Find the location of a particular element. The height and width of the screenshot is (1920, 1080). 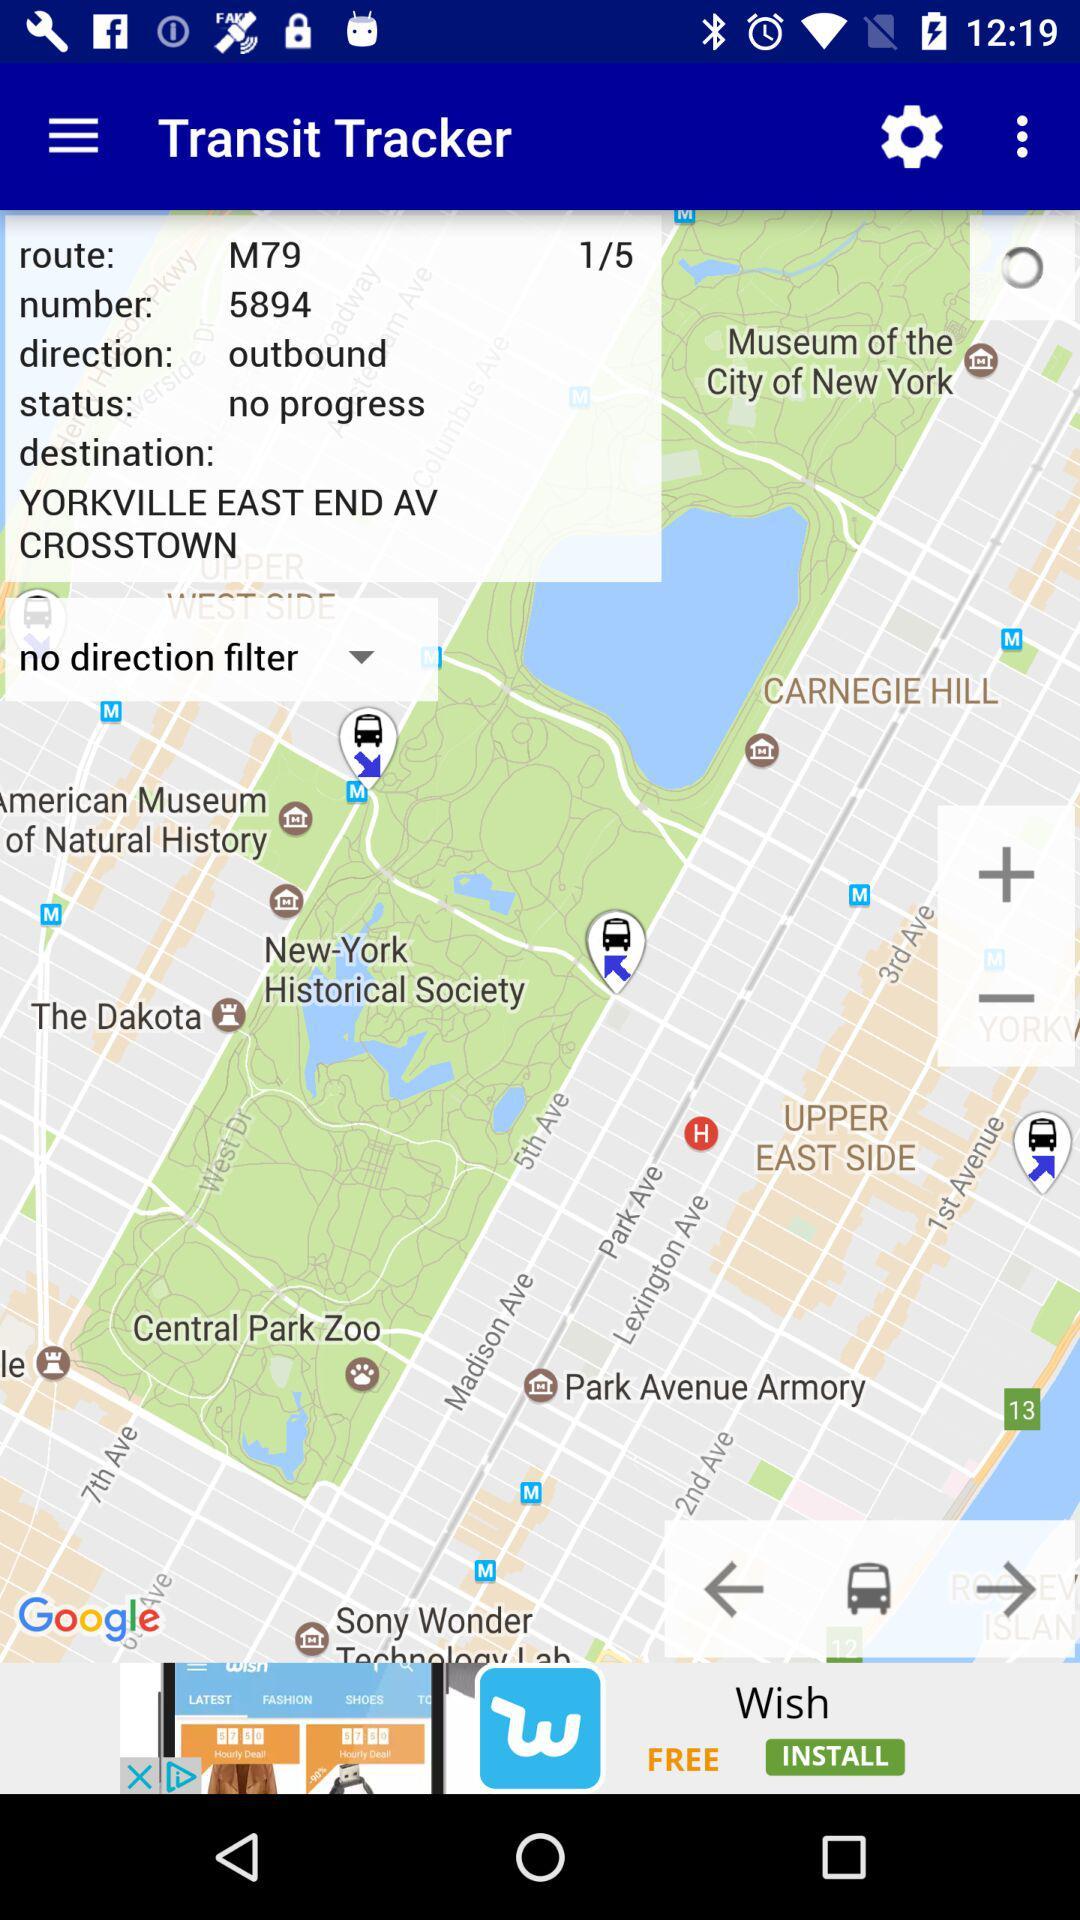

click on zoom out icon is located at coordinates (1006, 997).